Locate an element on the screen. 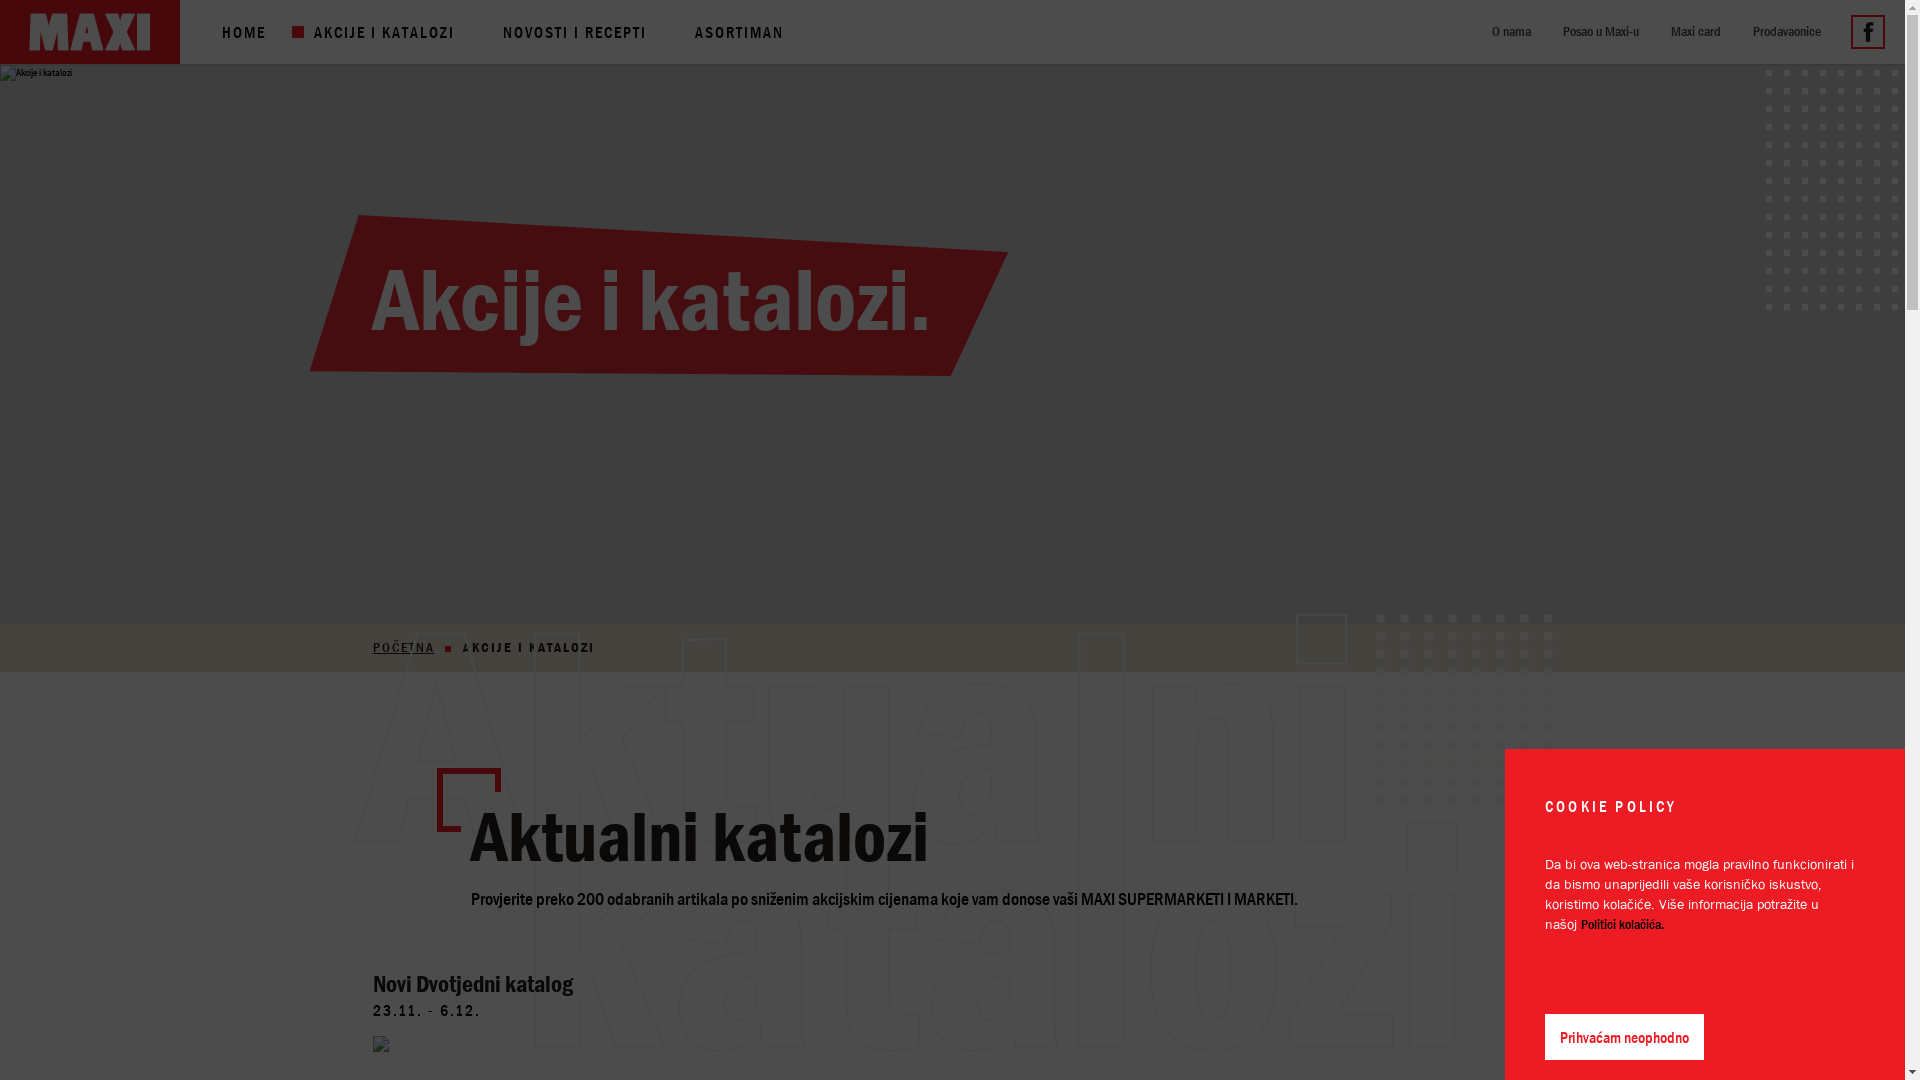 The height and width of the screenshot is (1080, 1920). 'Posao u Maxi-u' is located at coordinates (1548, 30).